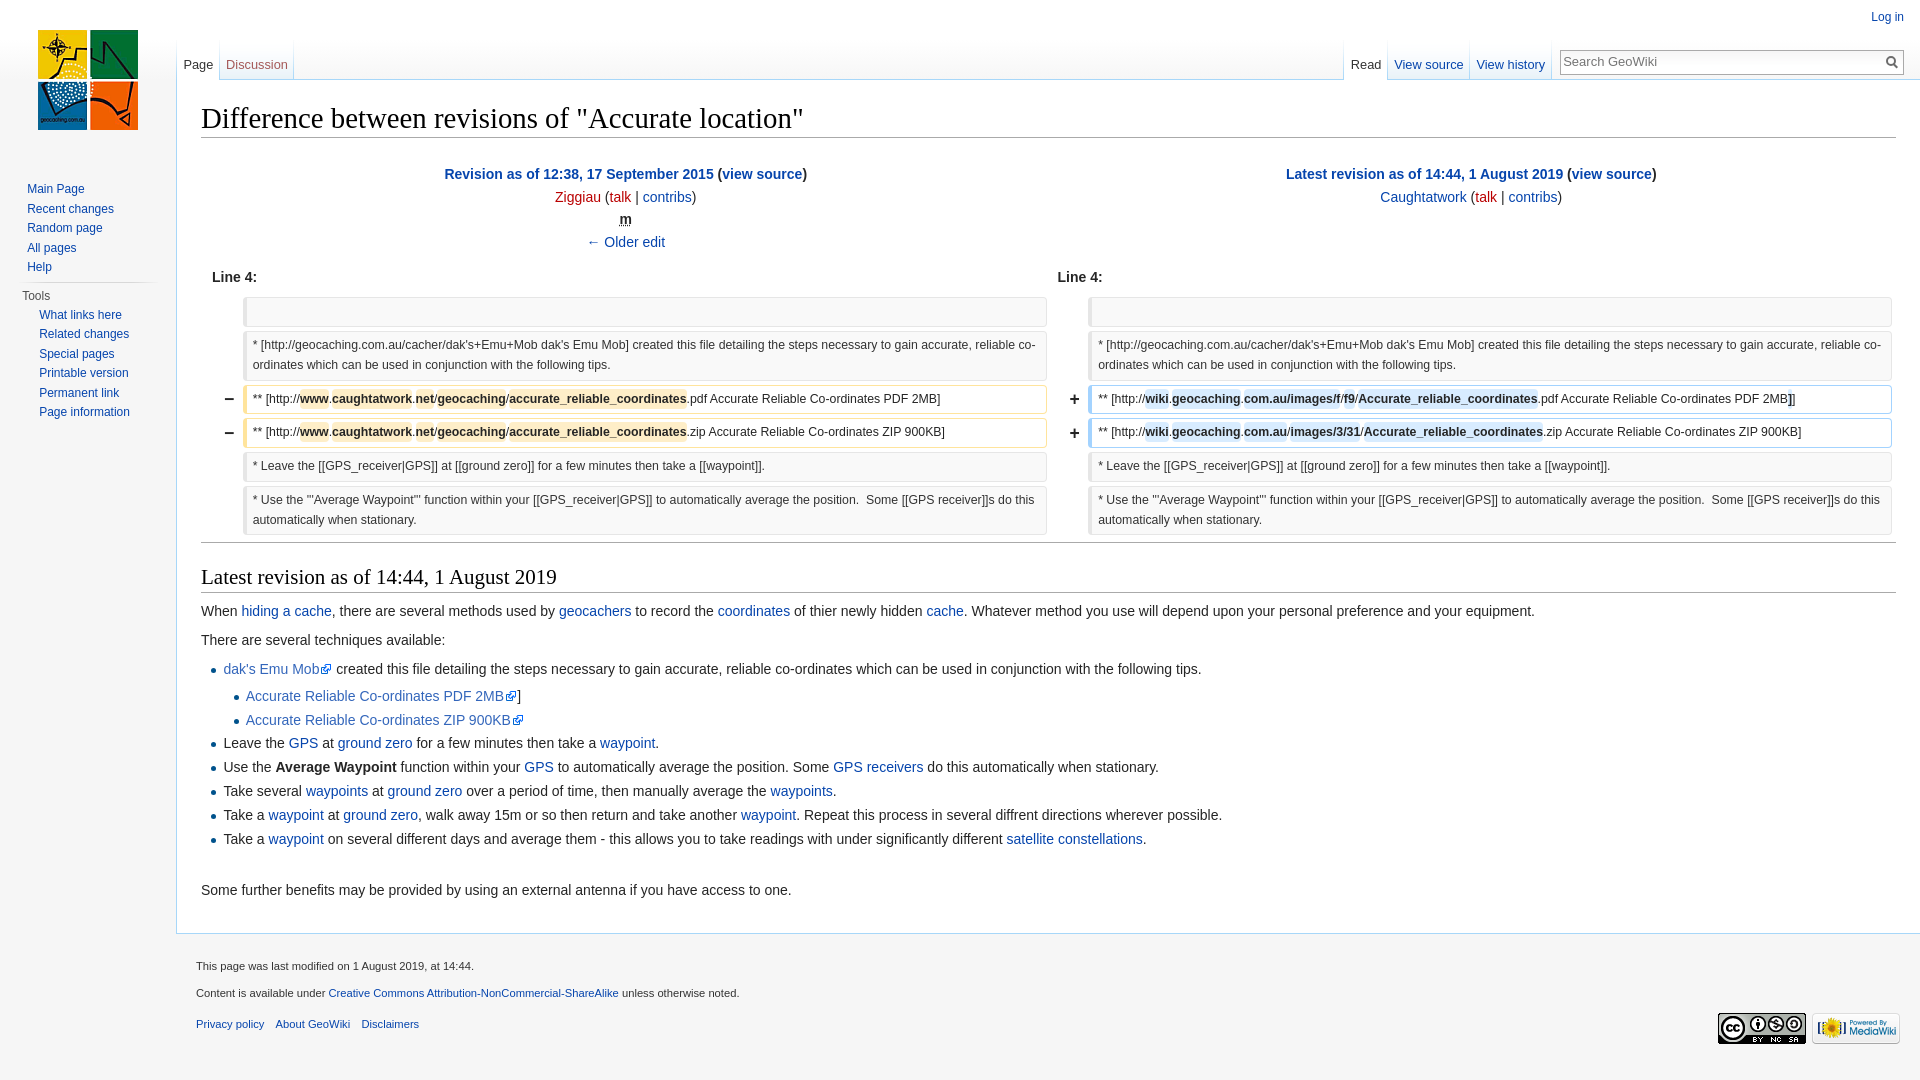 The width and height of the screenshot is (1920, 1080). I want to click on 'All pages', so click(51, 245).